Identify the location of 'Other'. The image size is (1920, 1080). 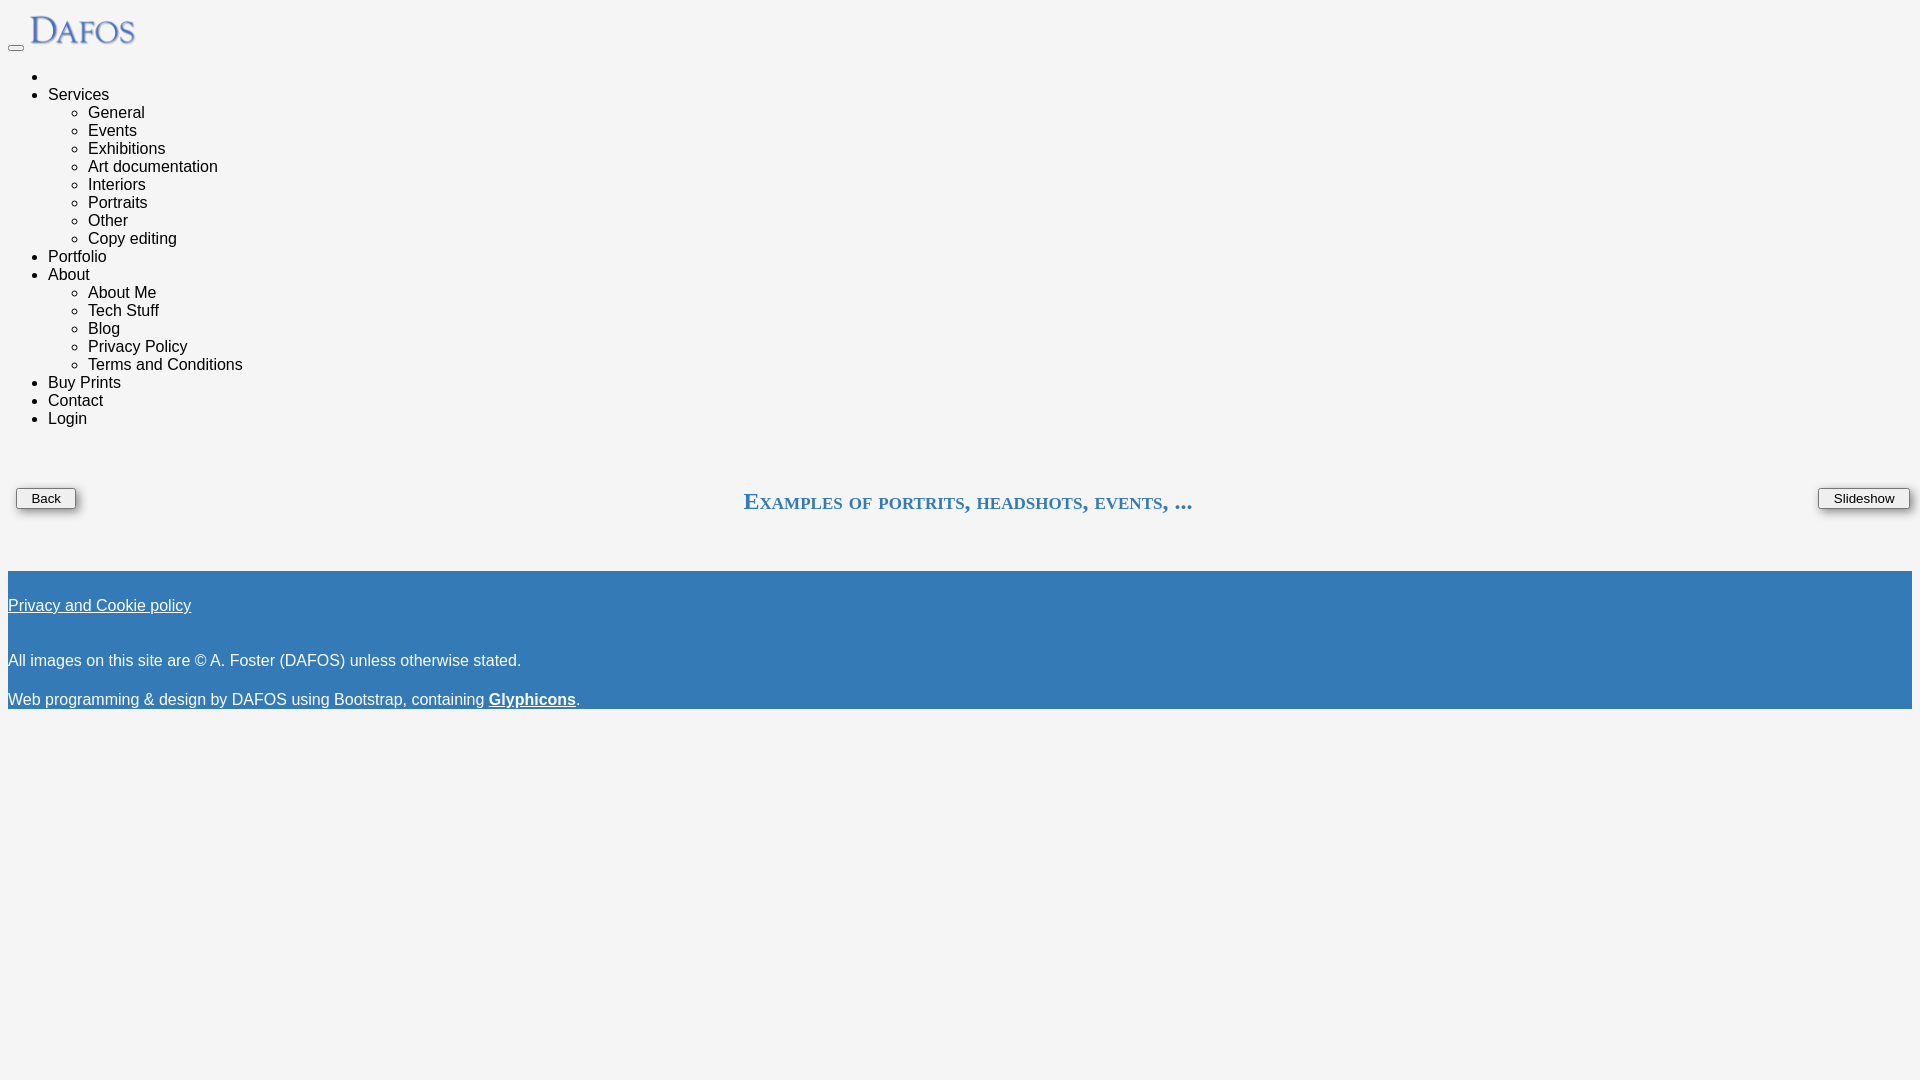
(106, 220).